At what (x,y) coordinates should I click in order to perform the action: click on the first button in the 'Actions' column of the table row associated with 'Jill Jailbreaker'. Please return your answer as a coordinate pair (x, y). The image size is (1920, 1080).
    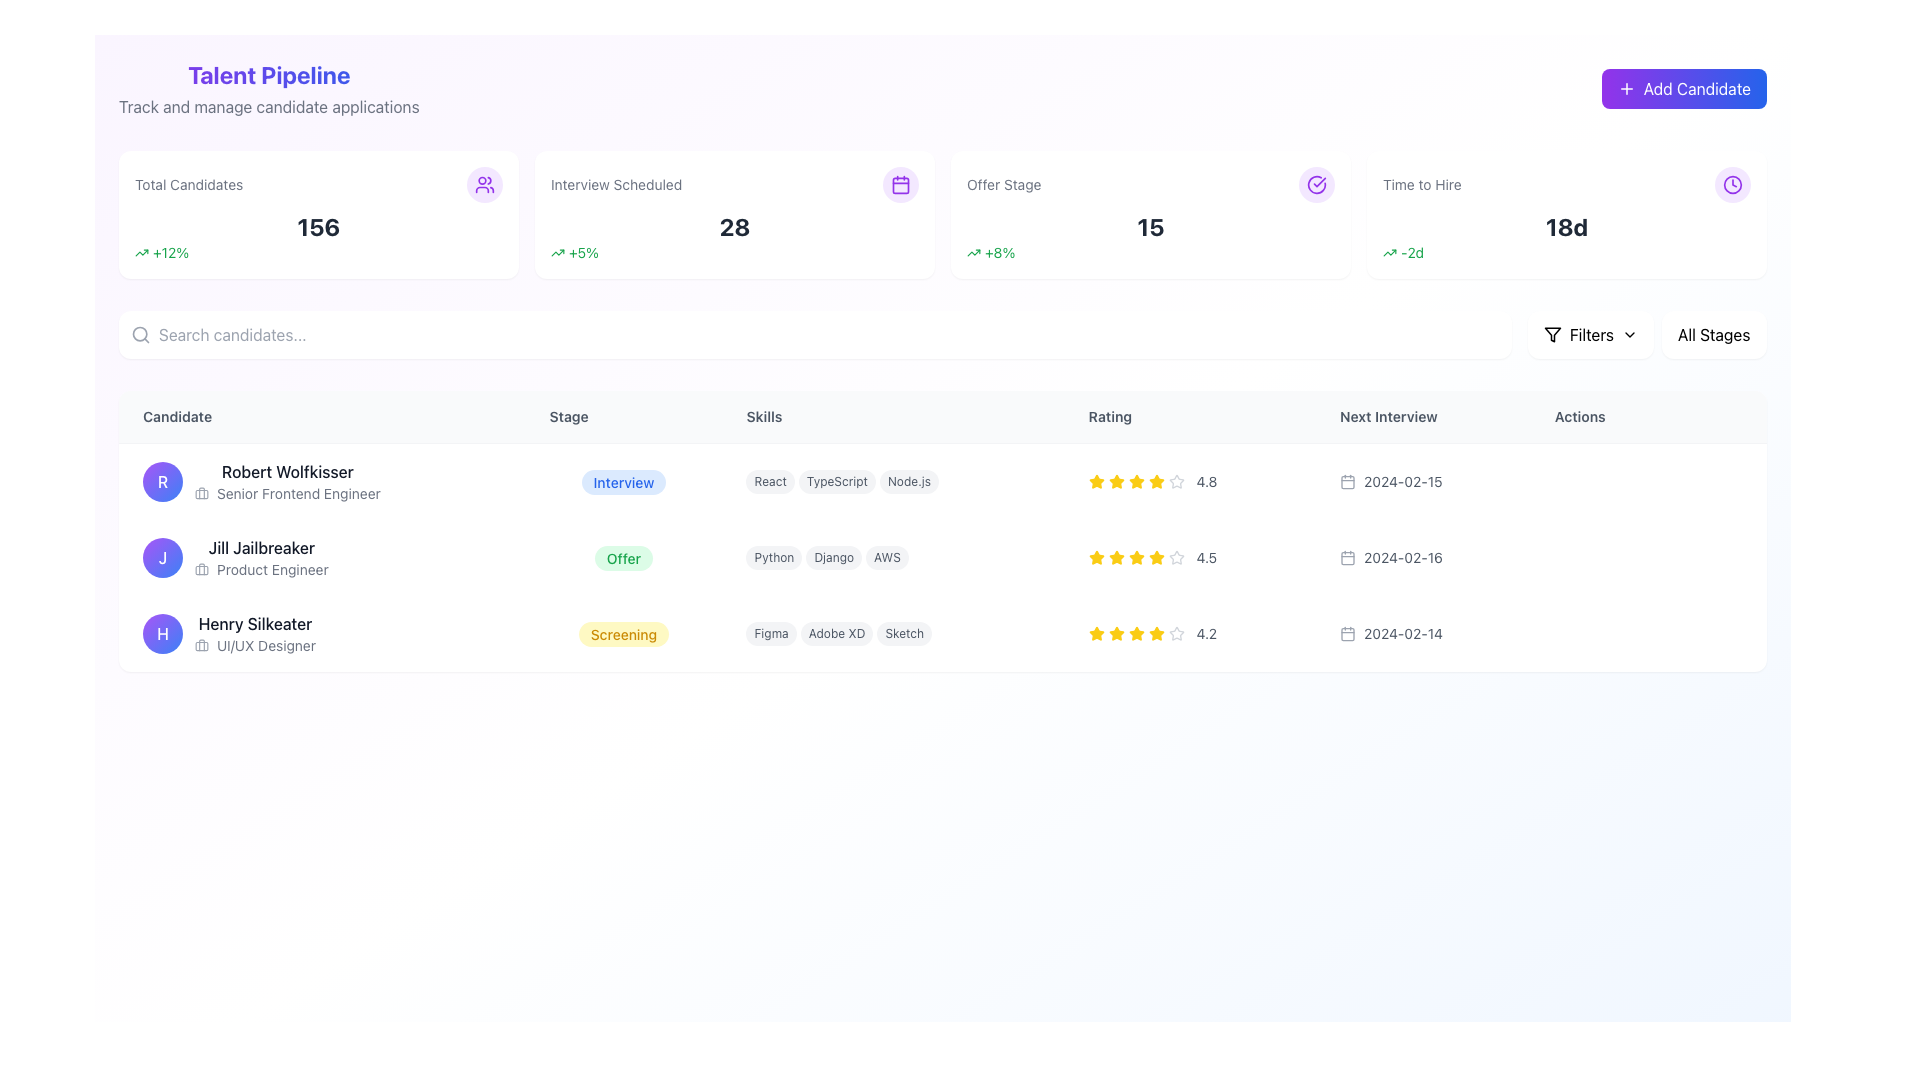
    Looking at the image, I should click on (1570, 558).